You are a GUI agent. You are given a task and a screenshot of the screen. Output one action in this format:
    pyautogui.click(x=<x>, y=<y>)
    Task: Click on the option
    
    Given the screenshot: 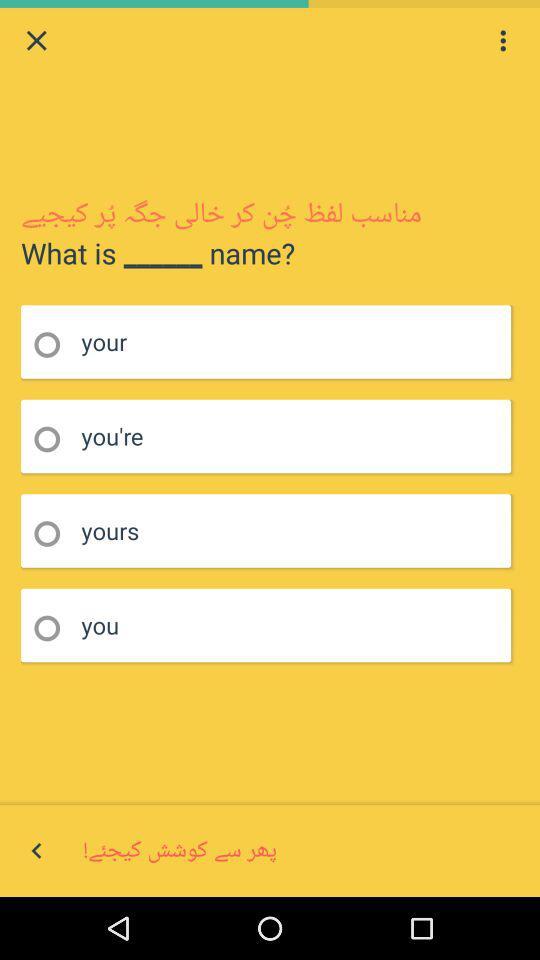 What is the action you would take?
    pyautogui.click(x=502, y=39)
    